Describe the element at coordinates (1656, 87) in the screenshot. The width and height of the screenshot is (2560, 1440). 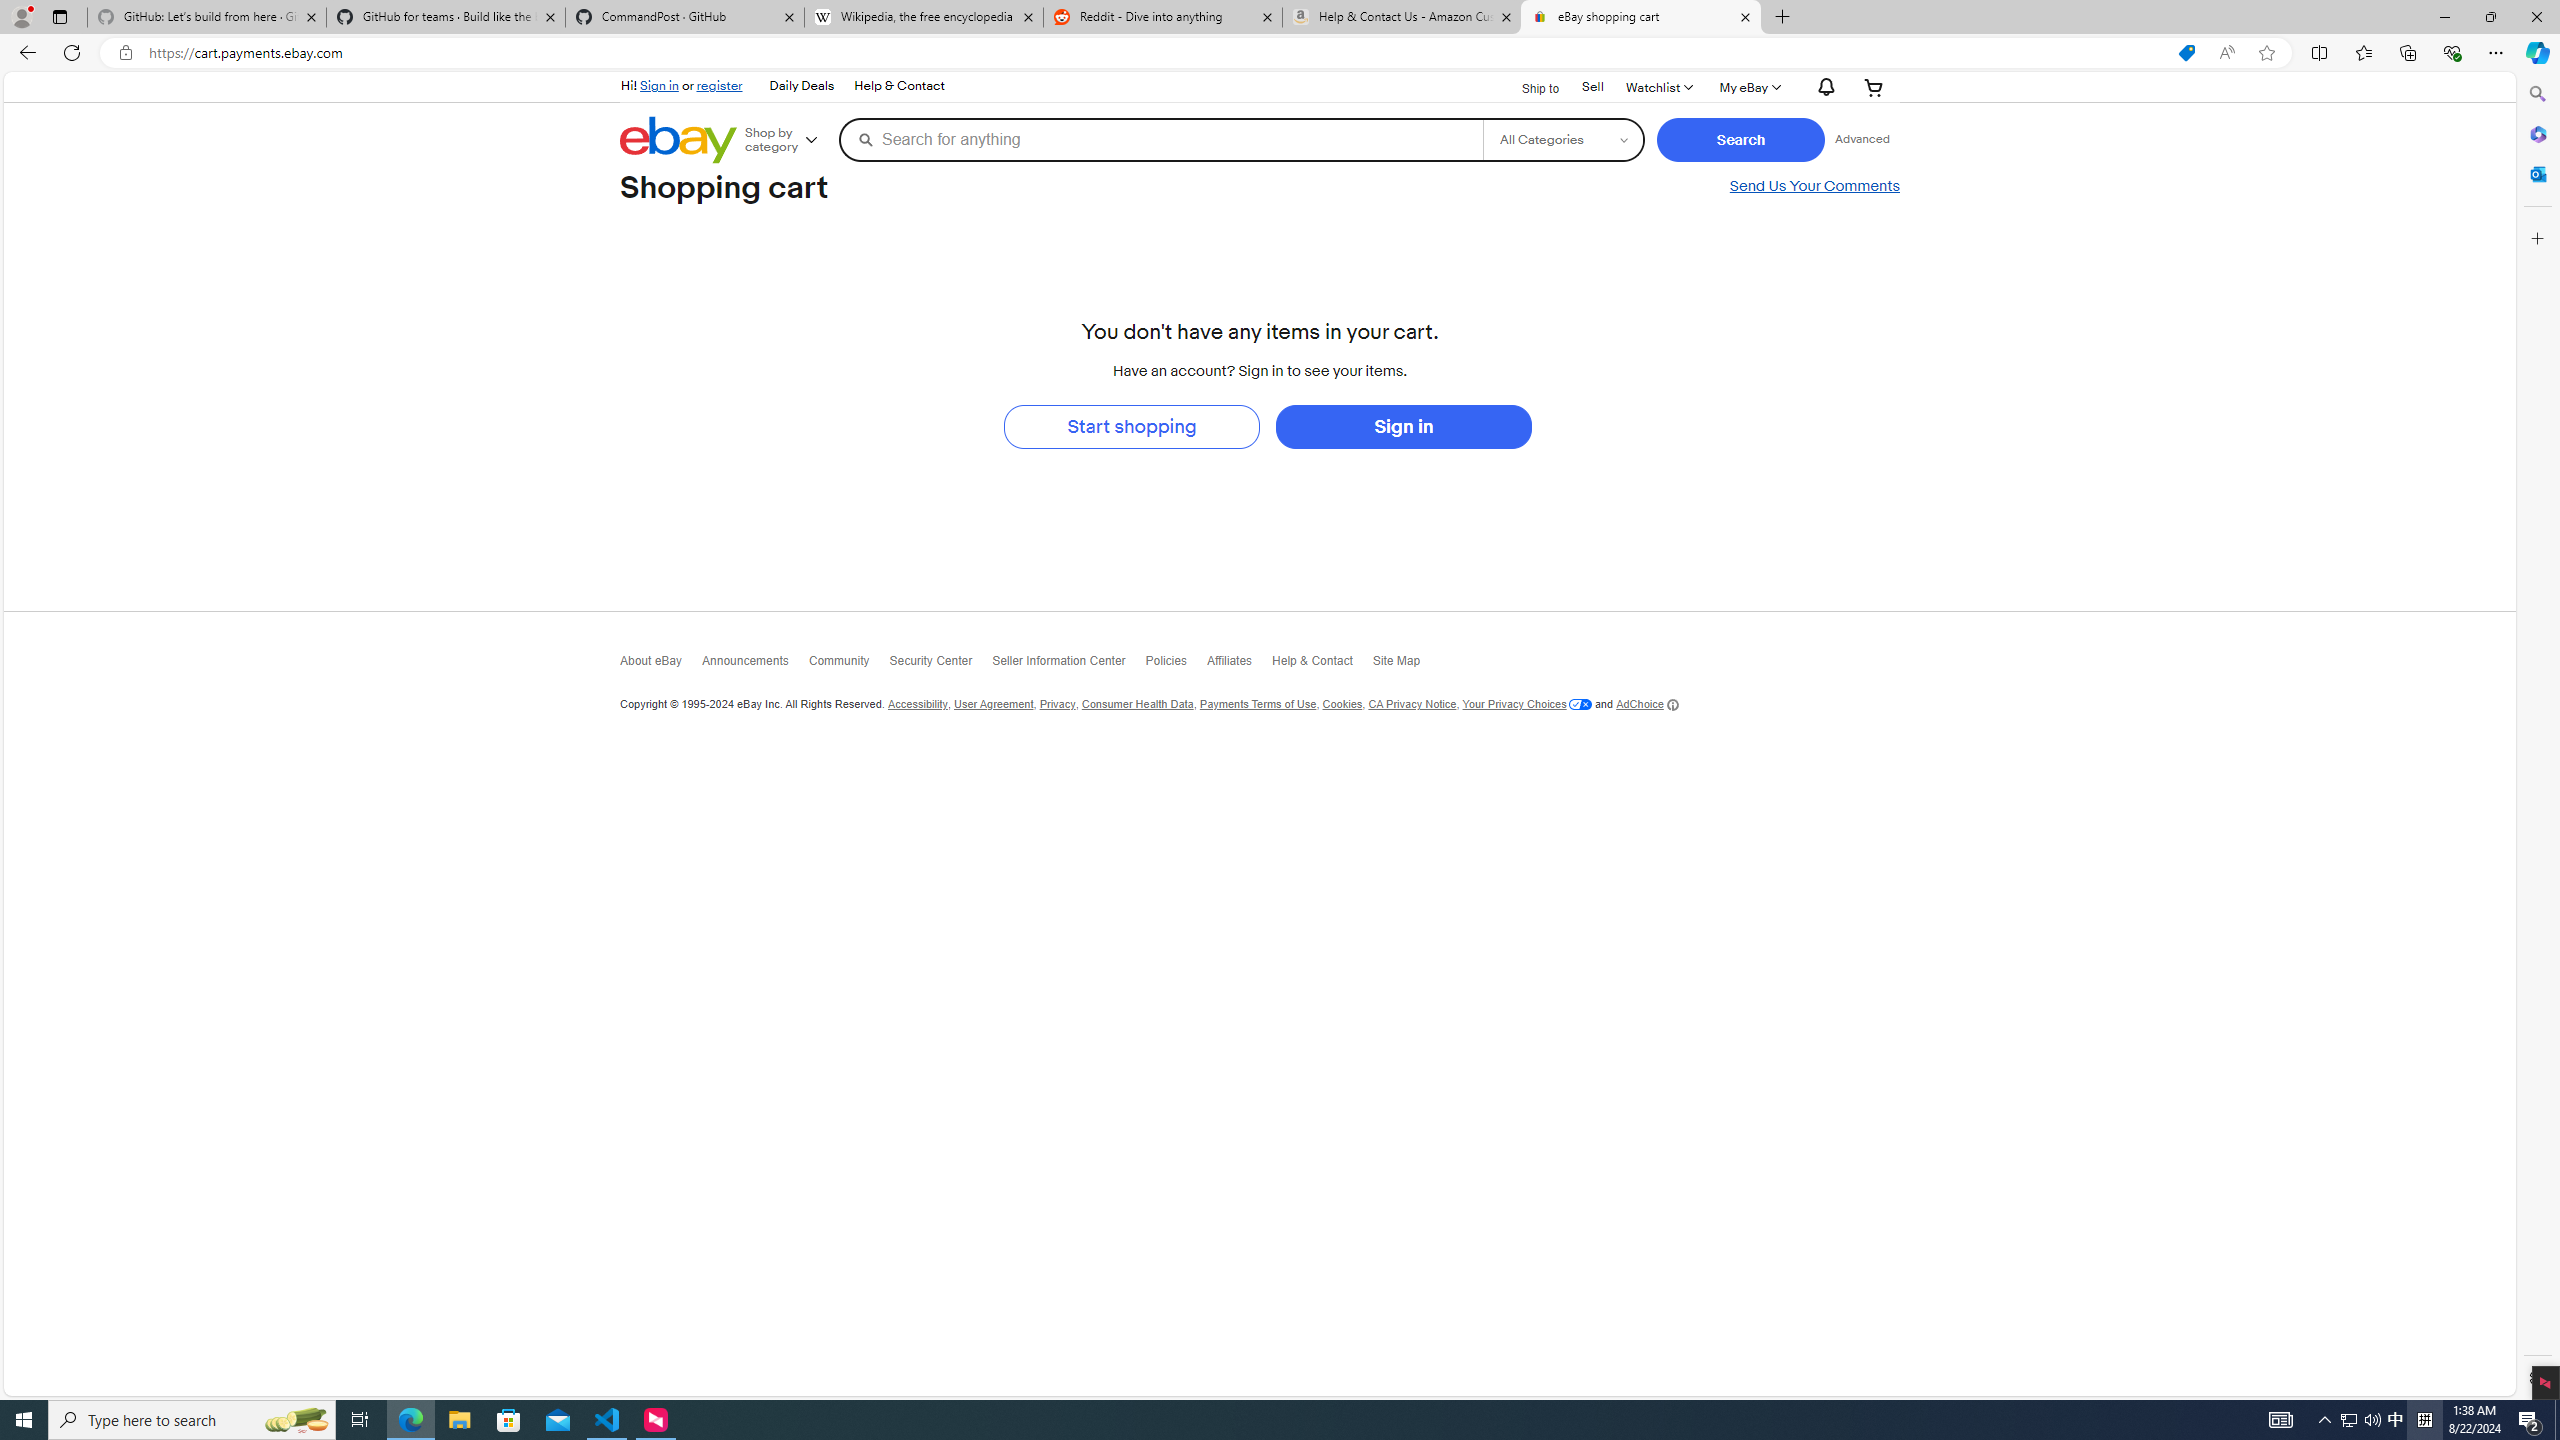
I see `'WatchlistExpand Watch List'` at that location.